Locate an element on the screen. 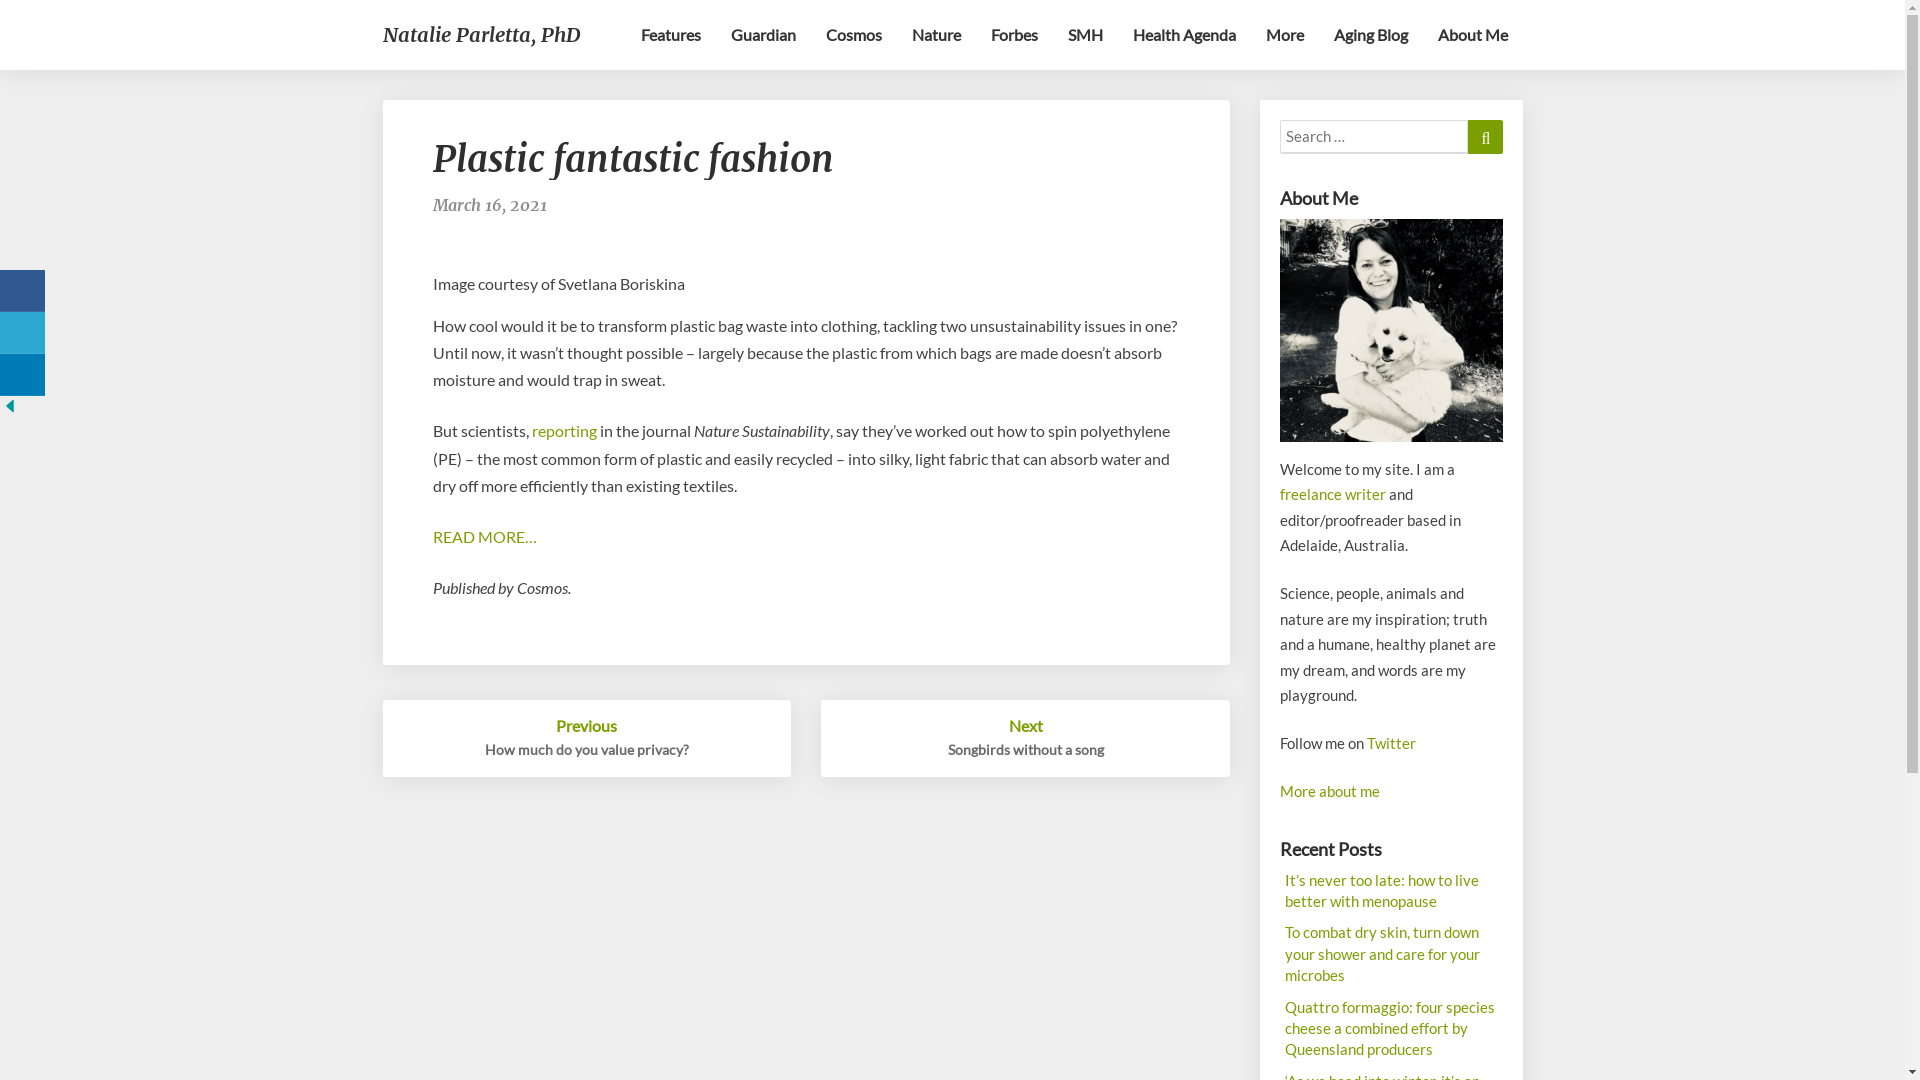  'reporting' is located at coordinates (563, 429).